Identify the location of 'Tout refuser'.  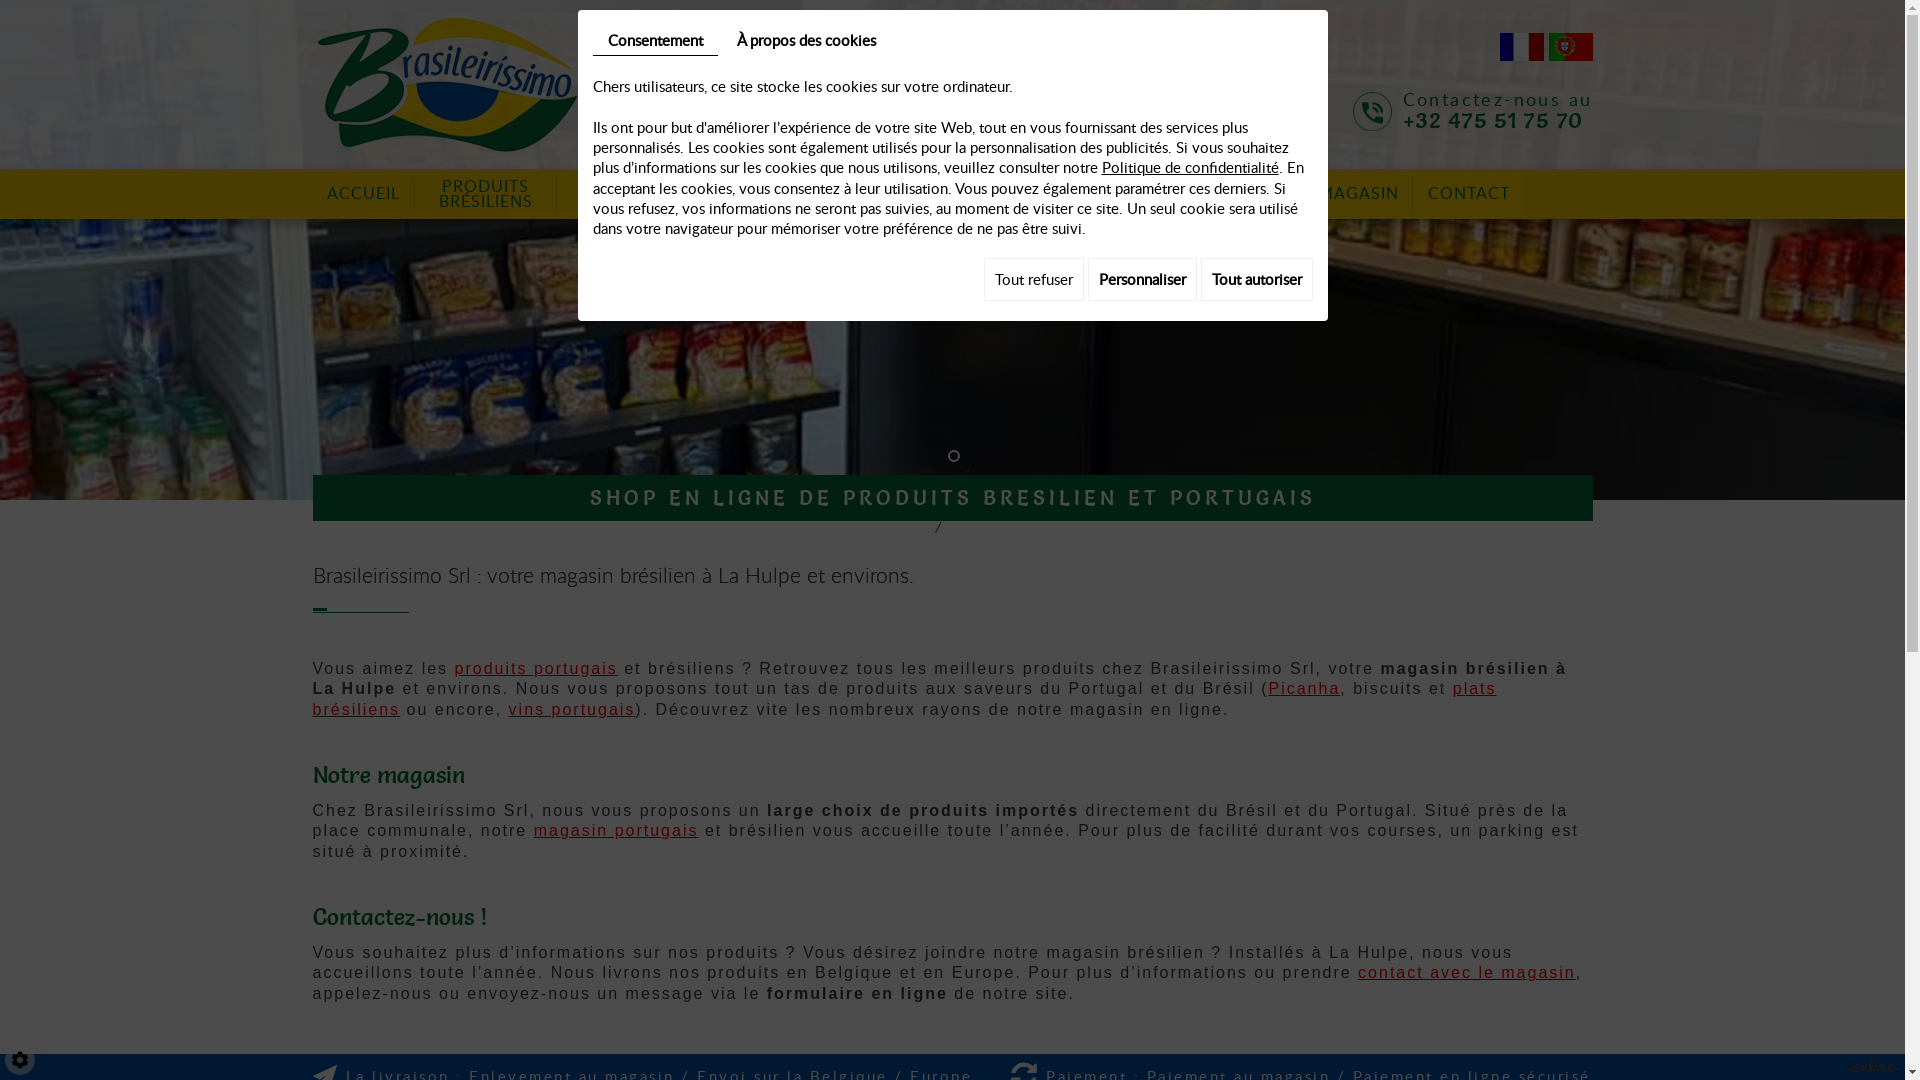
(1033, 278).